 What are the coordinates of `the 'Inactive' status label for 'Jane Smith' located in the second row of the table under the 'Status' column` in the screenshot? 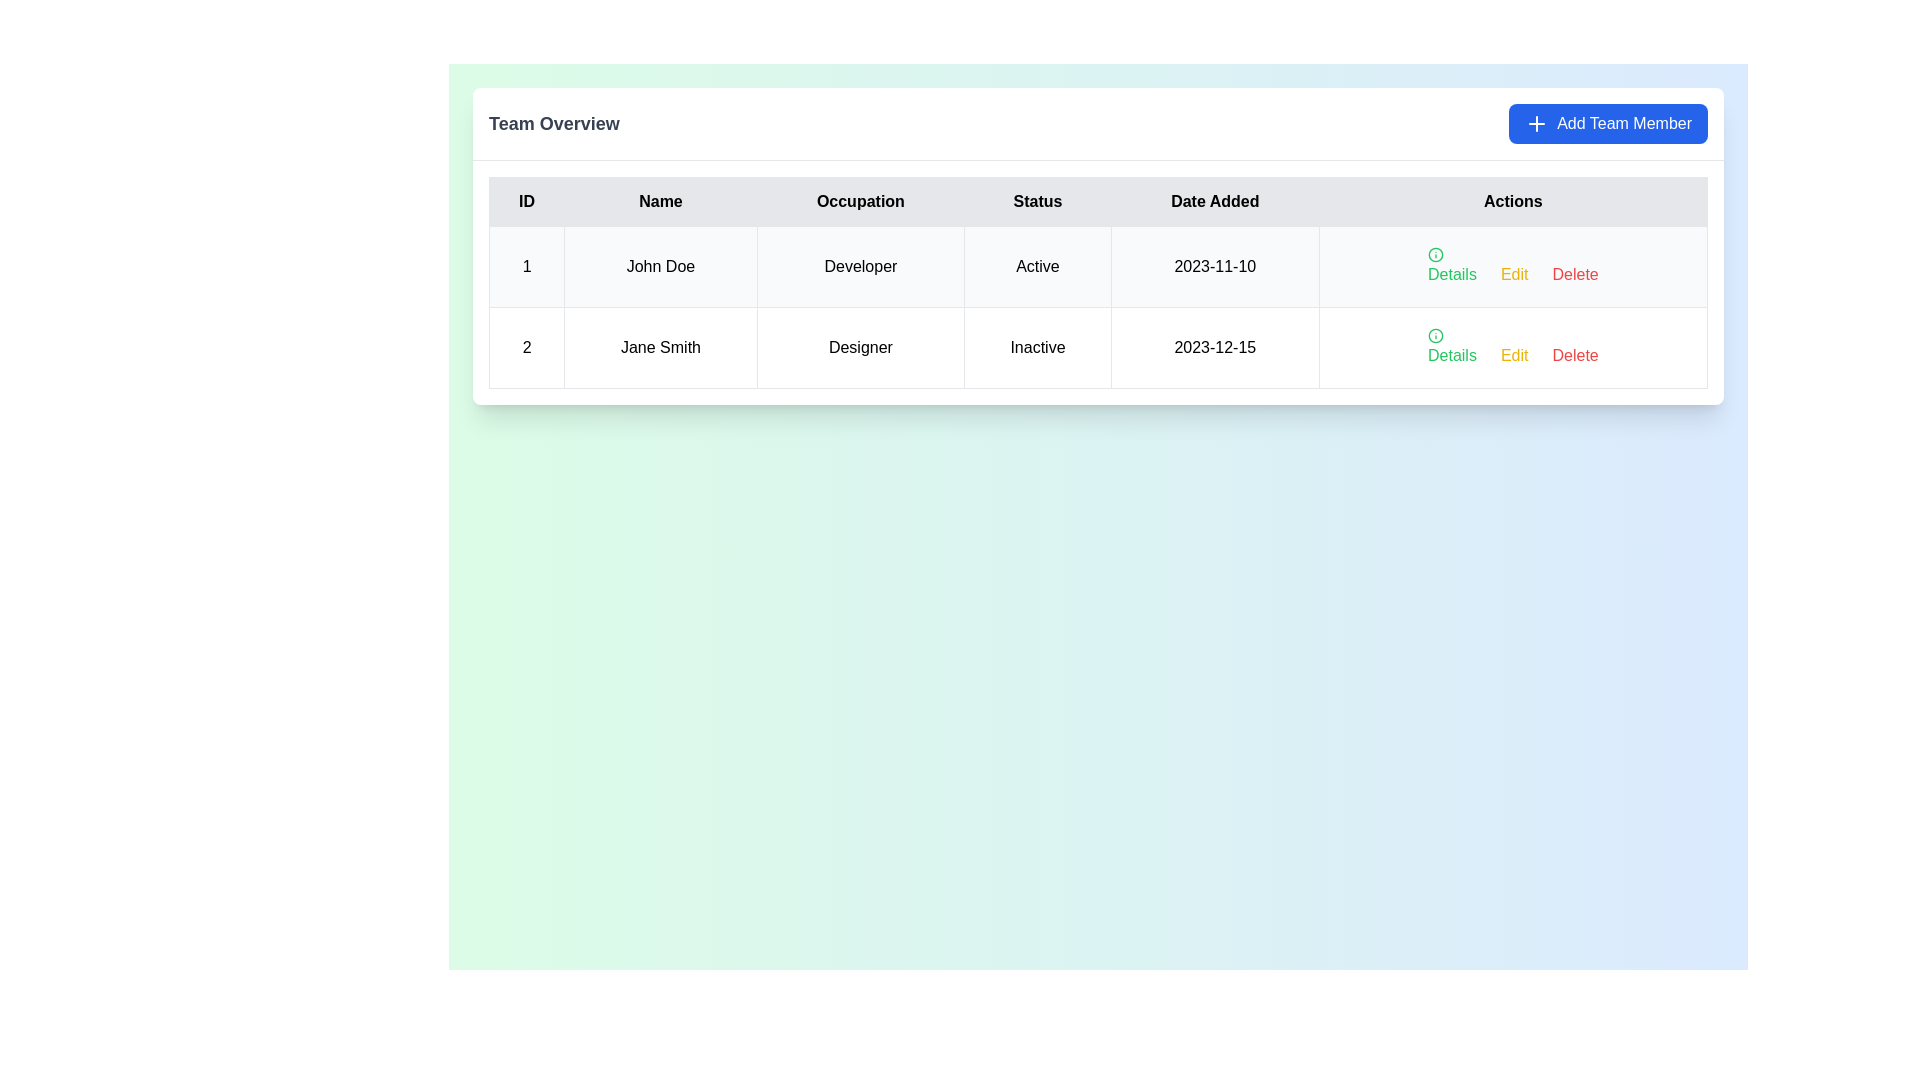 It's located at (1037, 346).